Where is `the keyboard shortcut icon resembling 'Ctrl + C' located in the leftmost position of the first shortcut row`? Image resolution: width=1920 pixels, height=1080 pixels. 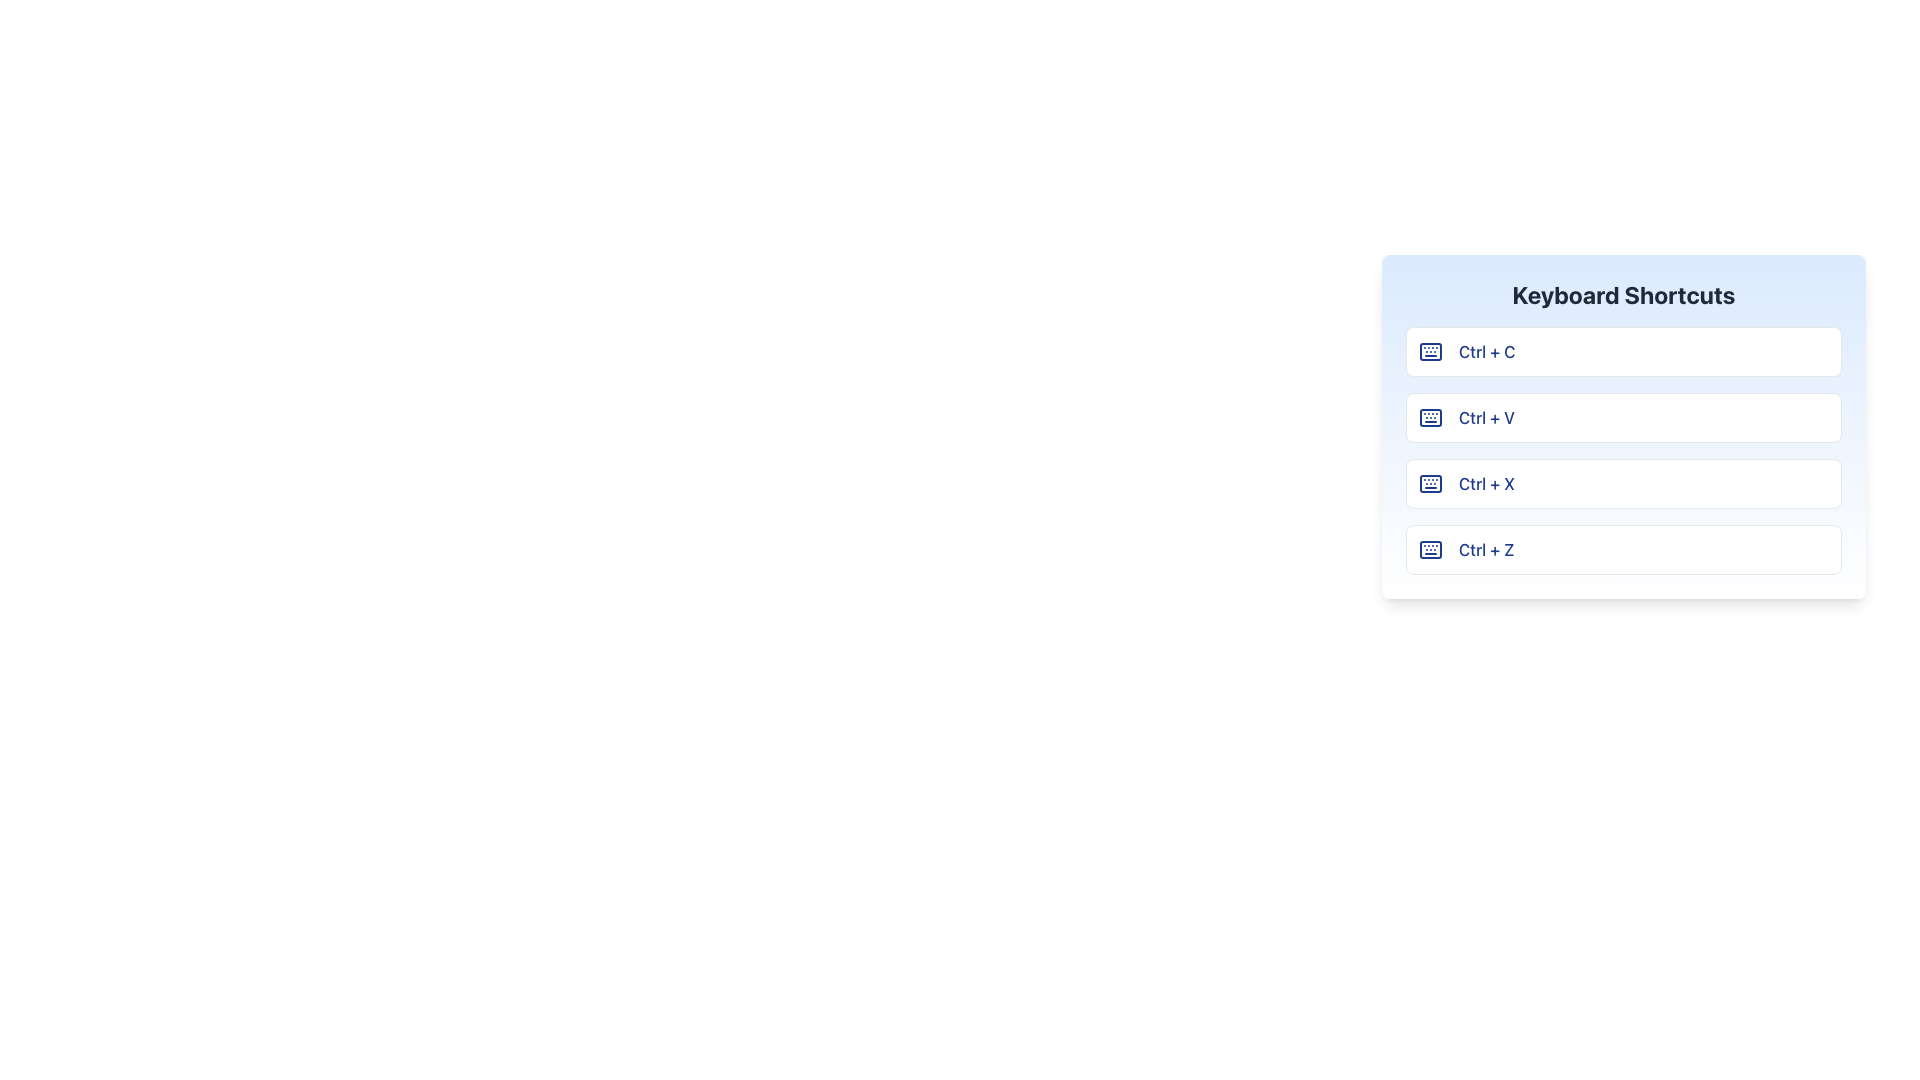 the keyboard shortcut icon resembling 'Ctrl + C' located in the leftmost position of the first shortcut row is located at coordinates (1429, 350).